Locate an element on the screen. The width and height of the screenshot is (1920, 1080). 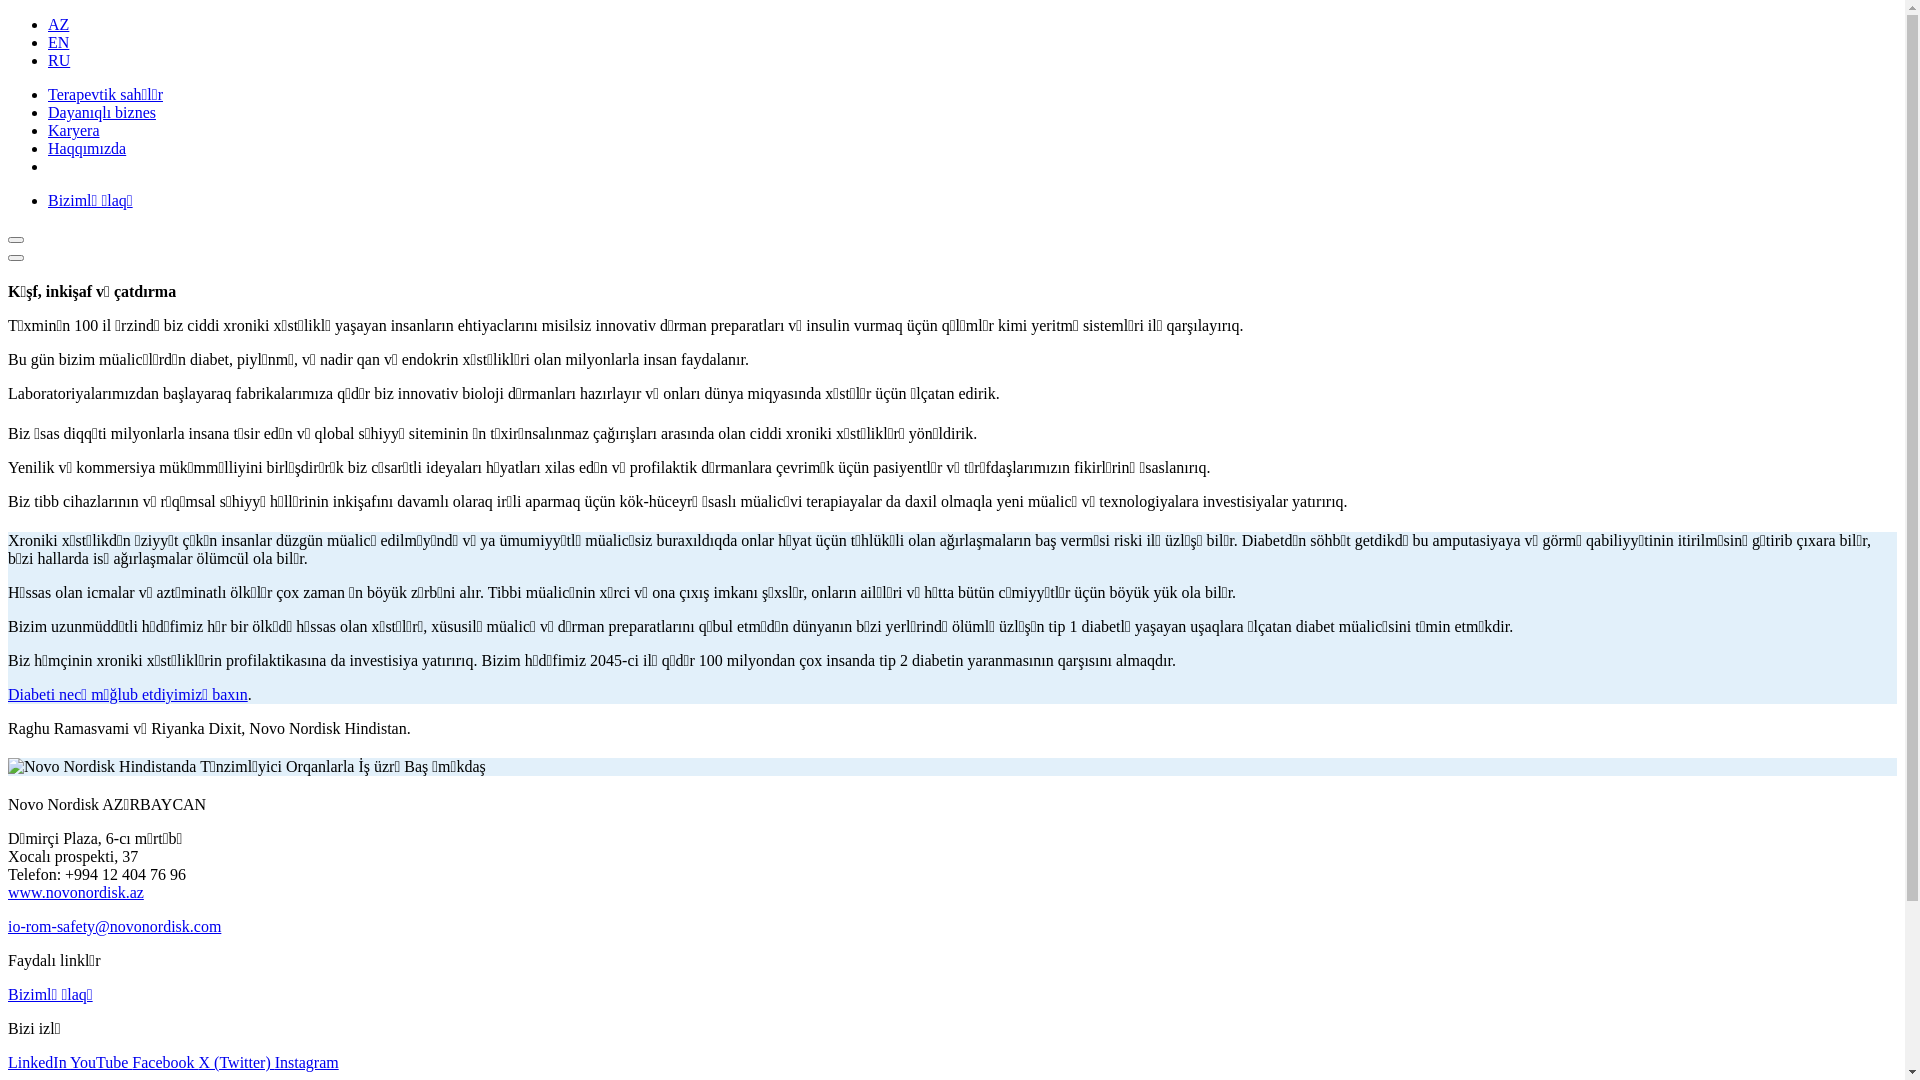
'EN' is located at coordinates (58, 42).